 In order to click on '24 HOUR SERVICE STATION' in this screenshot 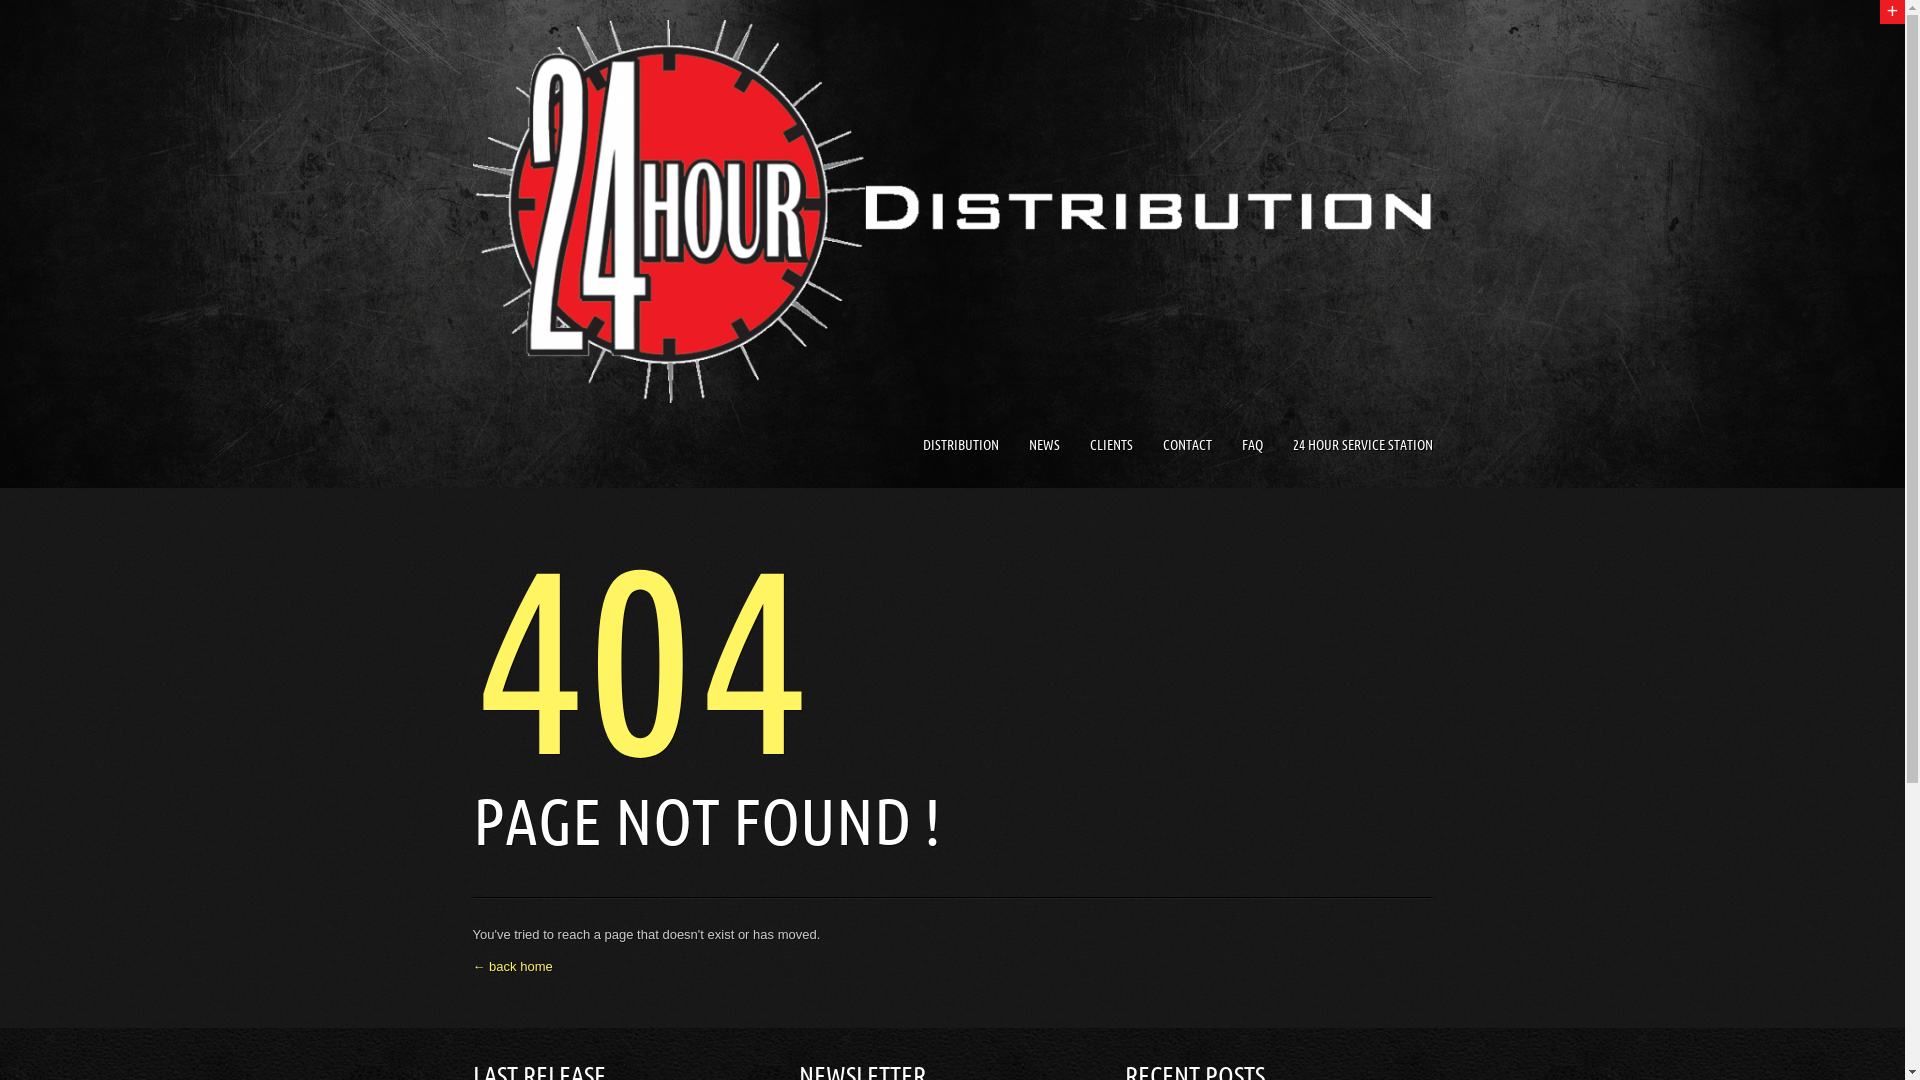, I will do `click(1361, 444)`.